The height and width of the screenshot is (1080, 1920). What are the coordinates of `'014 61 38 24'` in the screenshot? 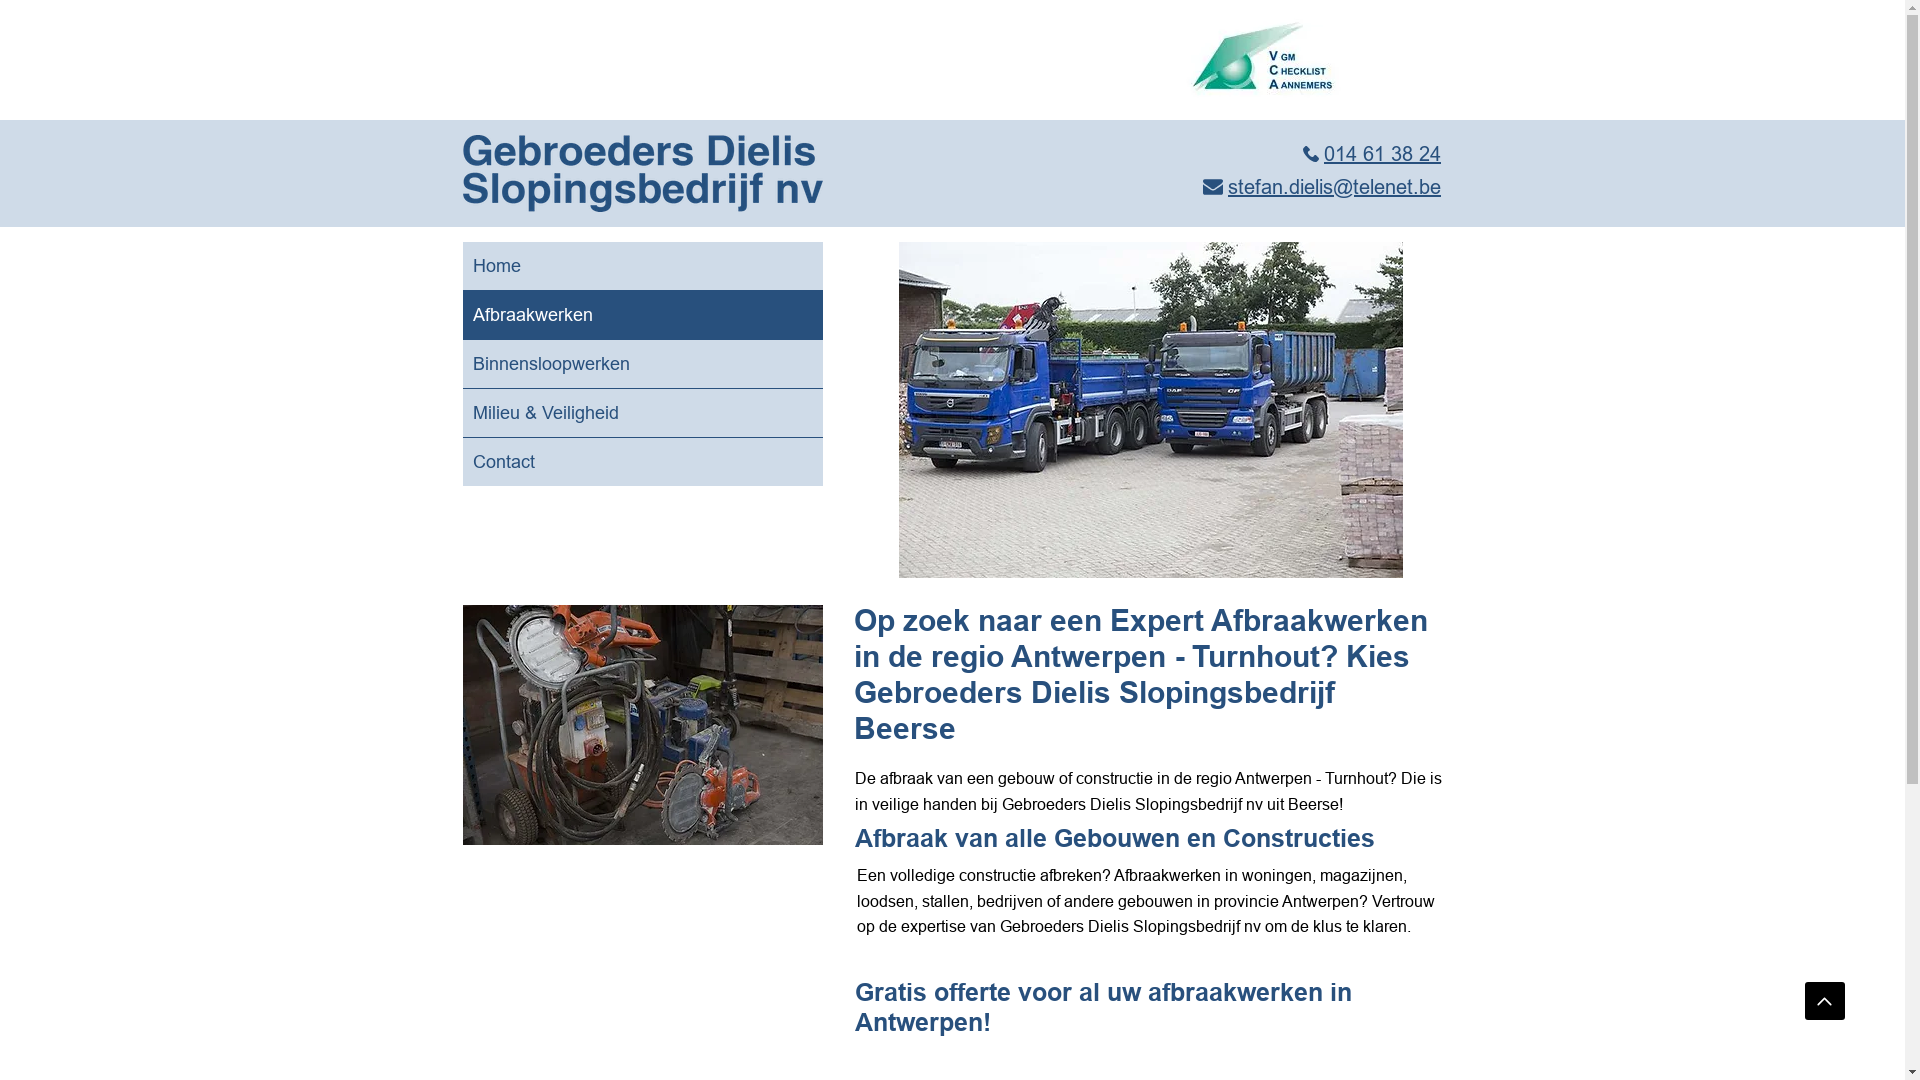 It's located at (1371, 152).